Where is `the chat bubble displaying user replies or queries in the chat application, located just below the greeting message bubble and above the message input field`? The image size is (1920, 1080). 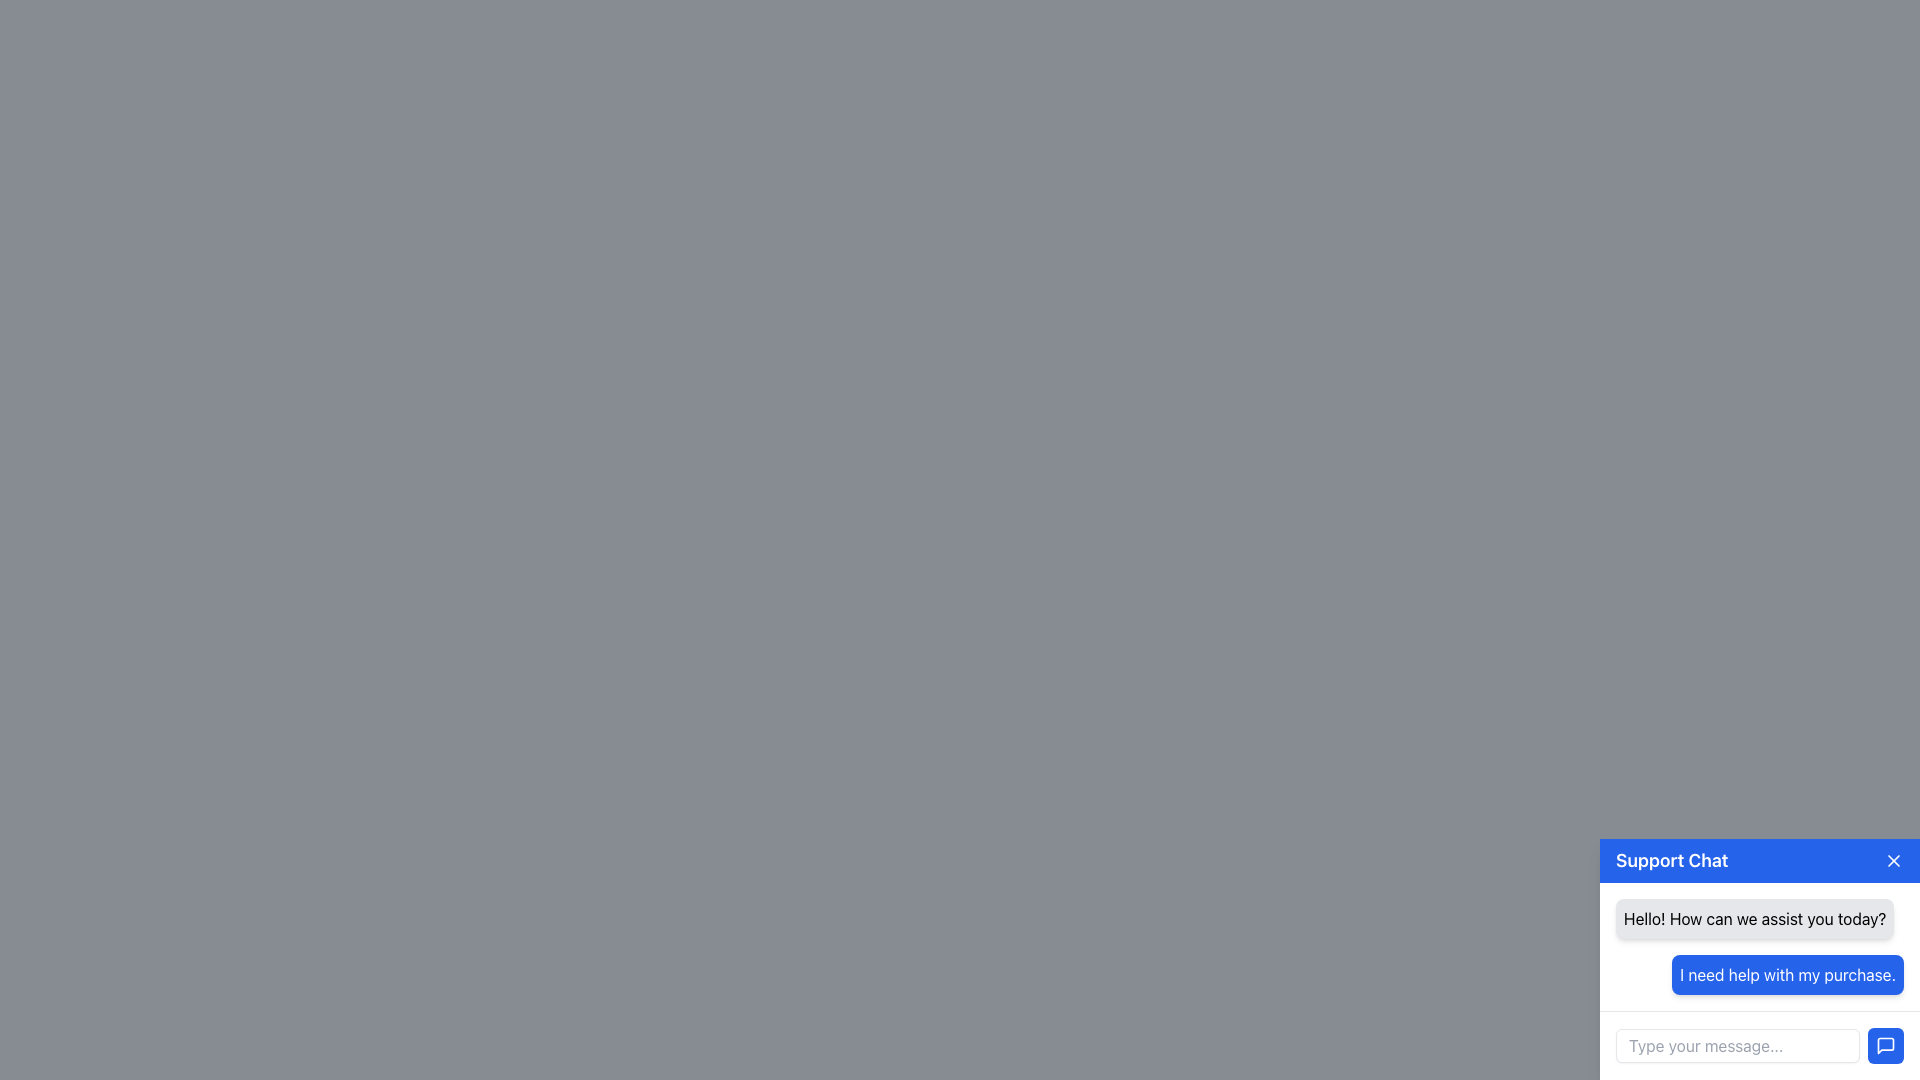 the chat bubble displaying user replies or queries in the chat application, located just below the greeting message bubble and above the message input field is located at coordinates (1760, 974).